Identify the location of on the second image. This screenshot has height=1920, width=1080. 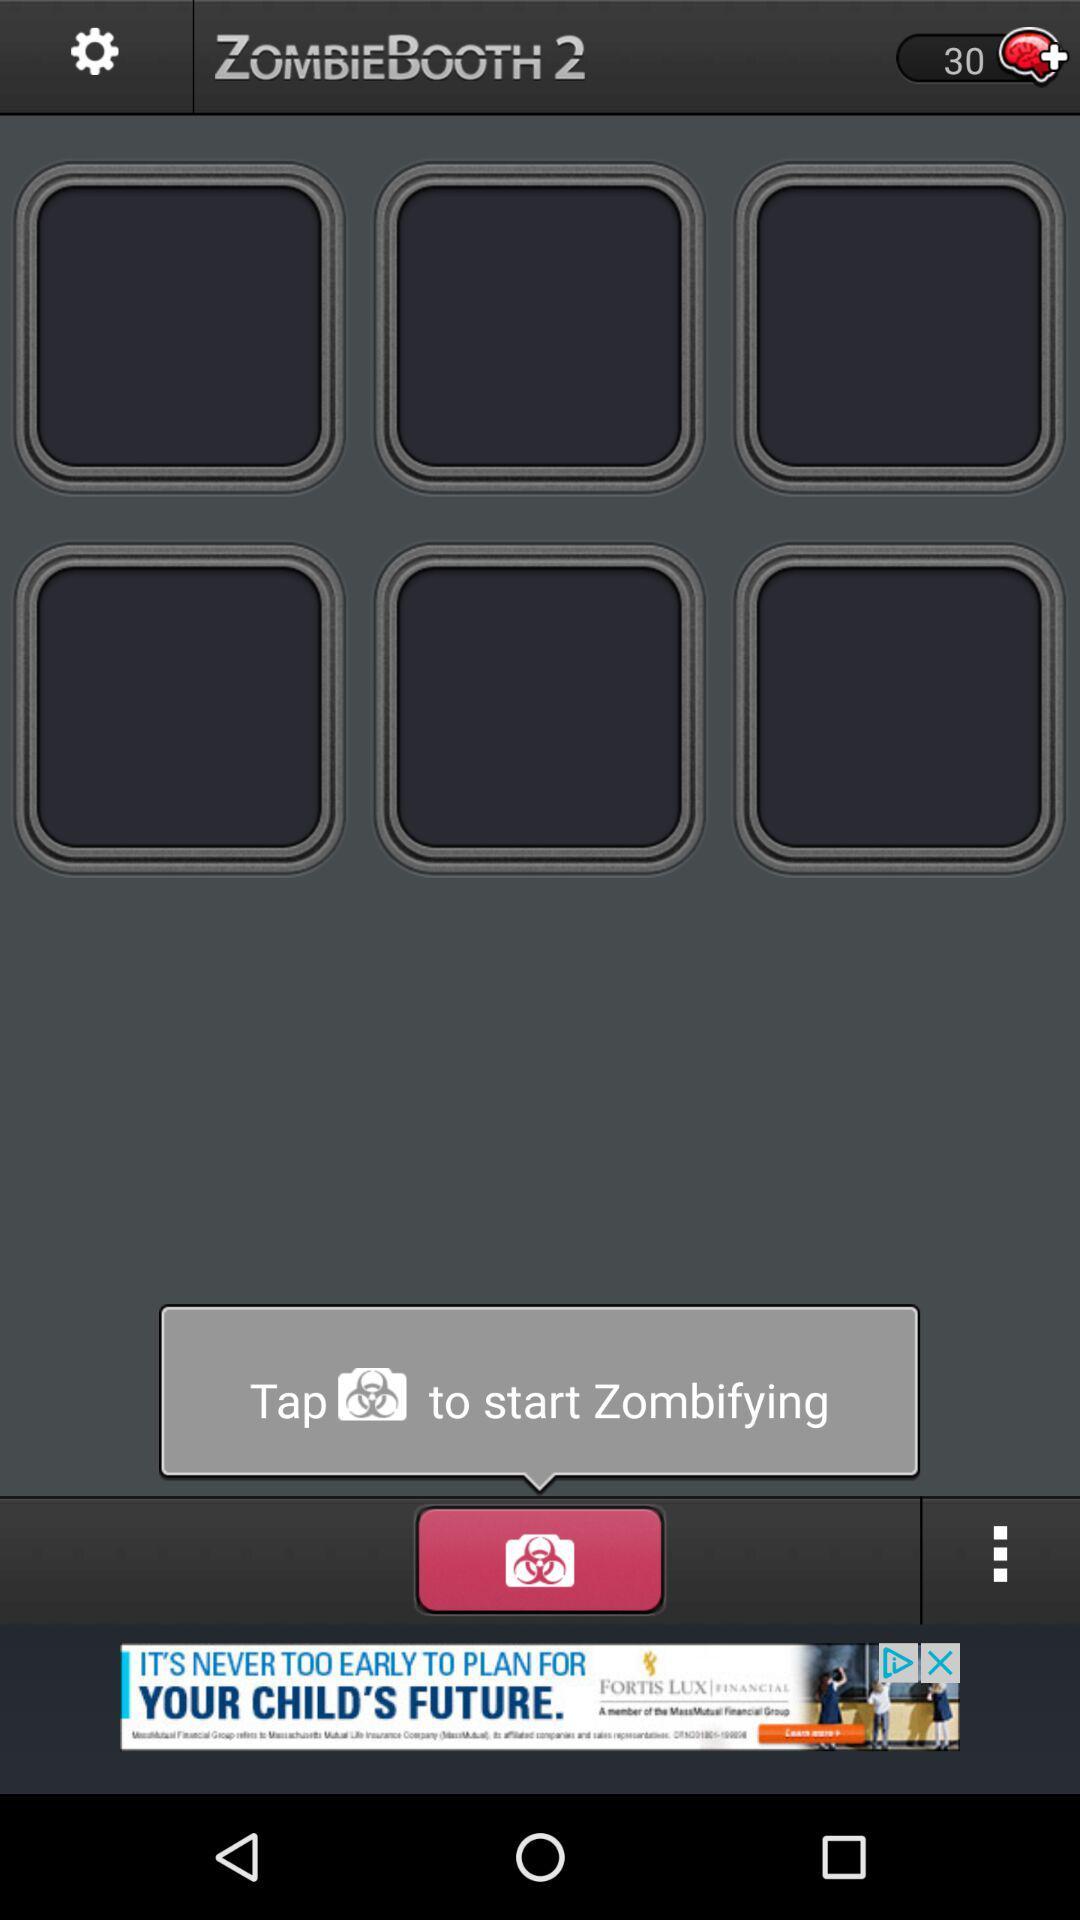
(540, 327).